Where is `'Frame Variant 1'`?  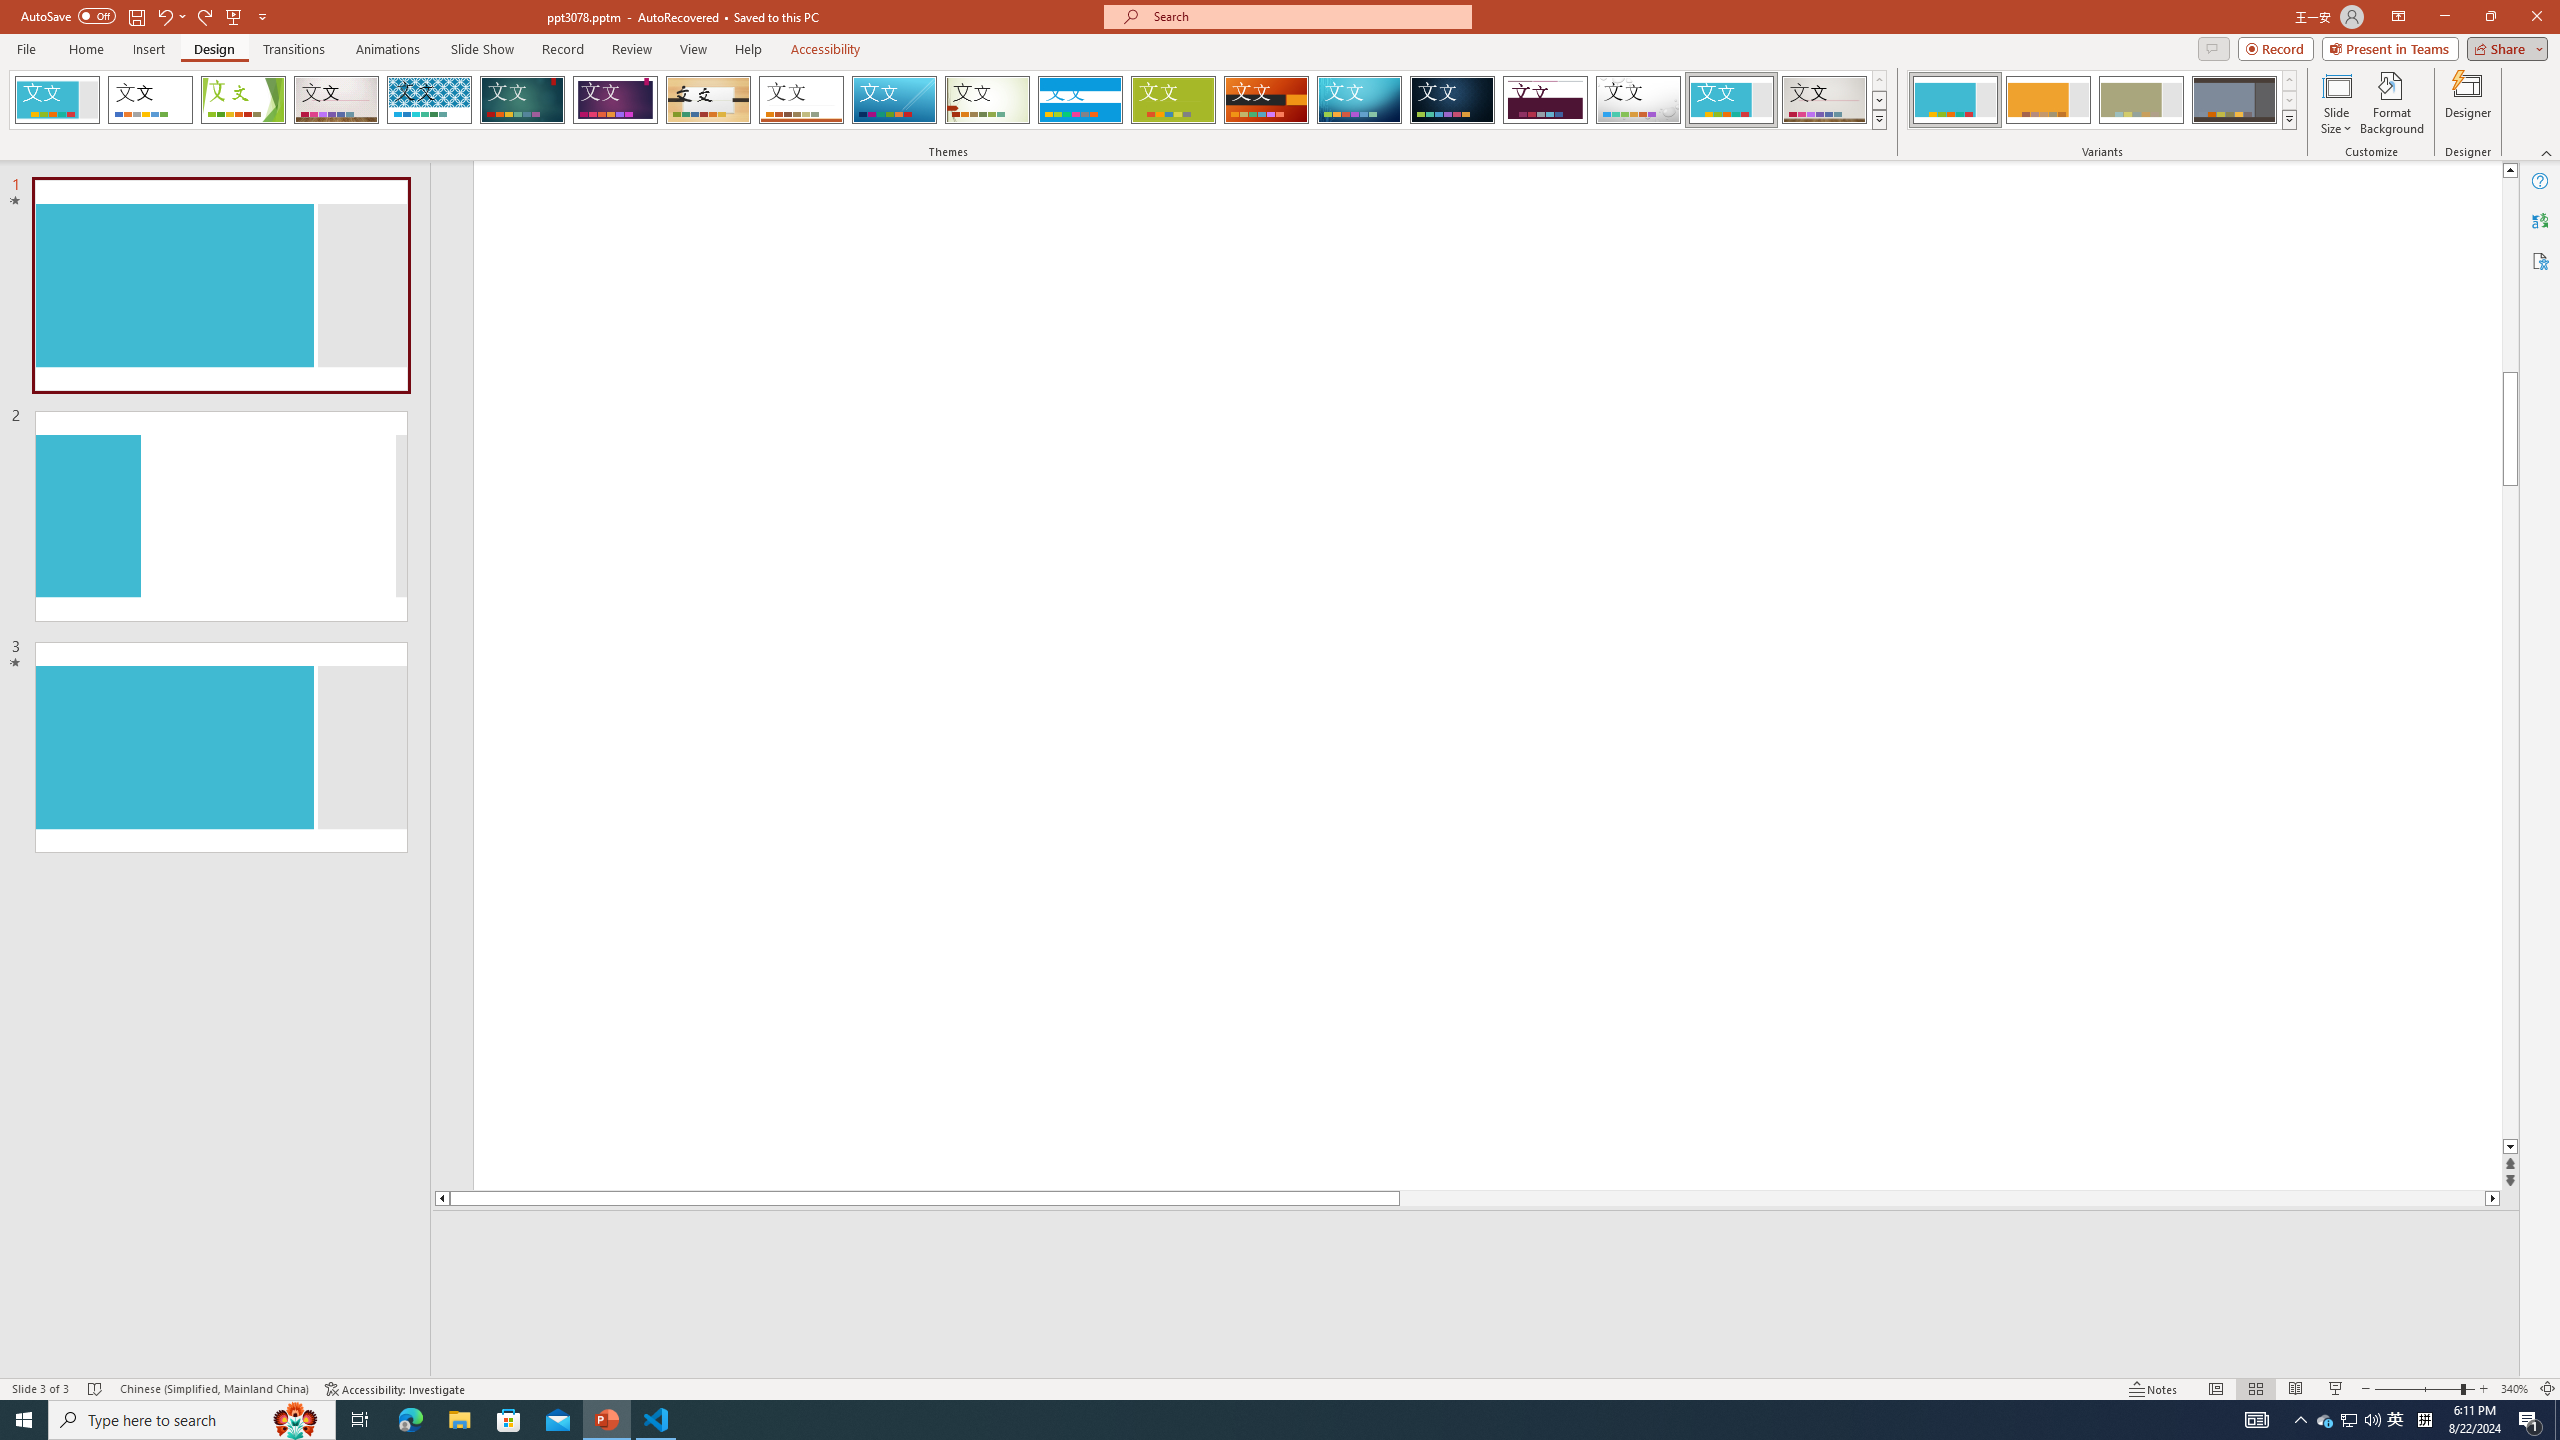 'Frame Variant 1' is located at coordinates (1954, 99).